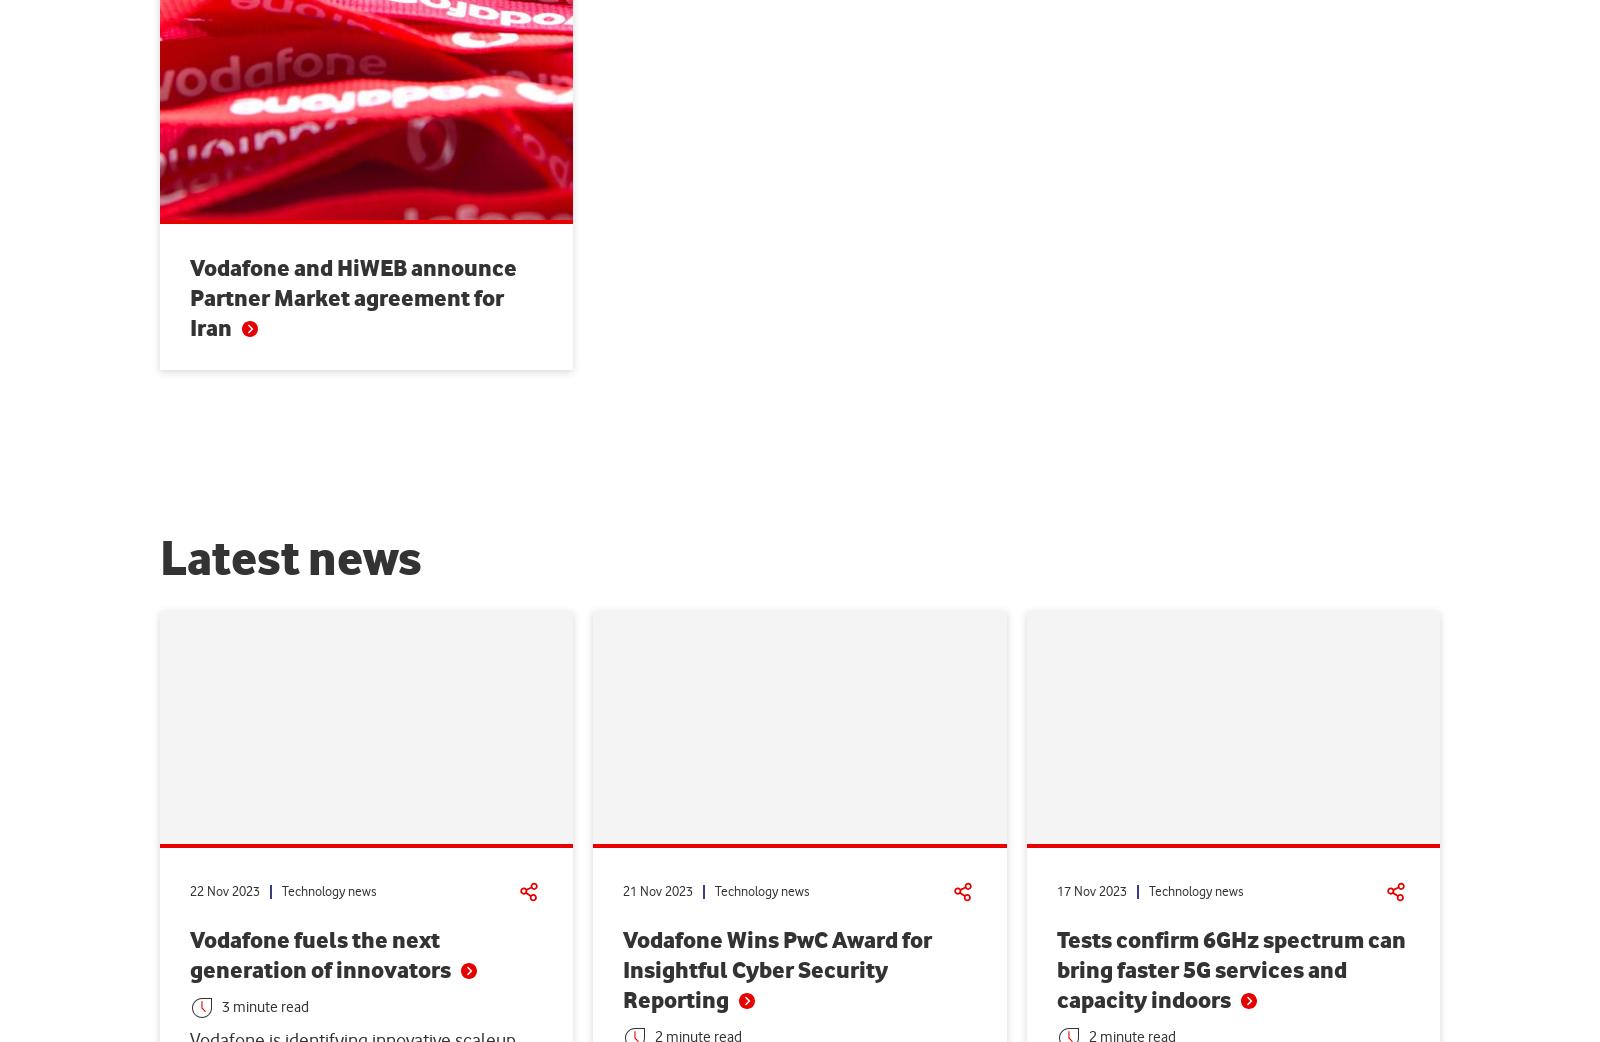  I want to click on '17 Nov 2023', so click(1056, 890).